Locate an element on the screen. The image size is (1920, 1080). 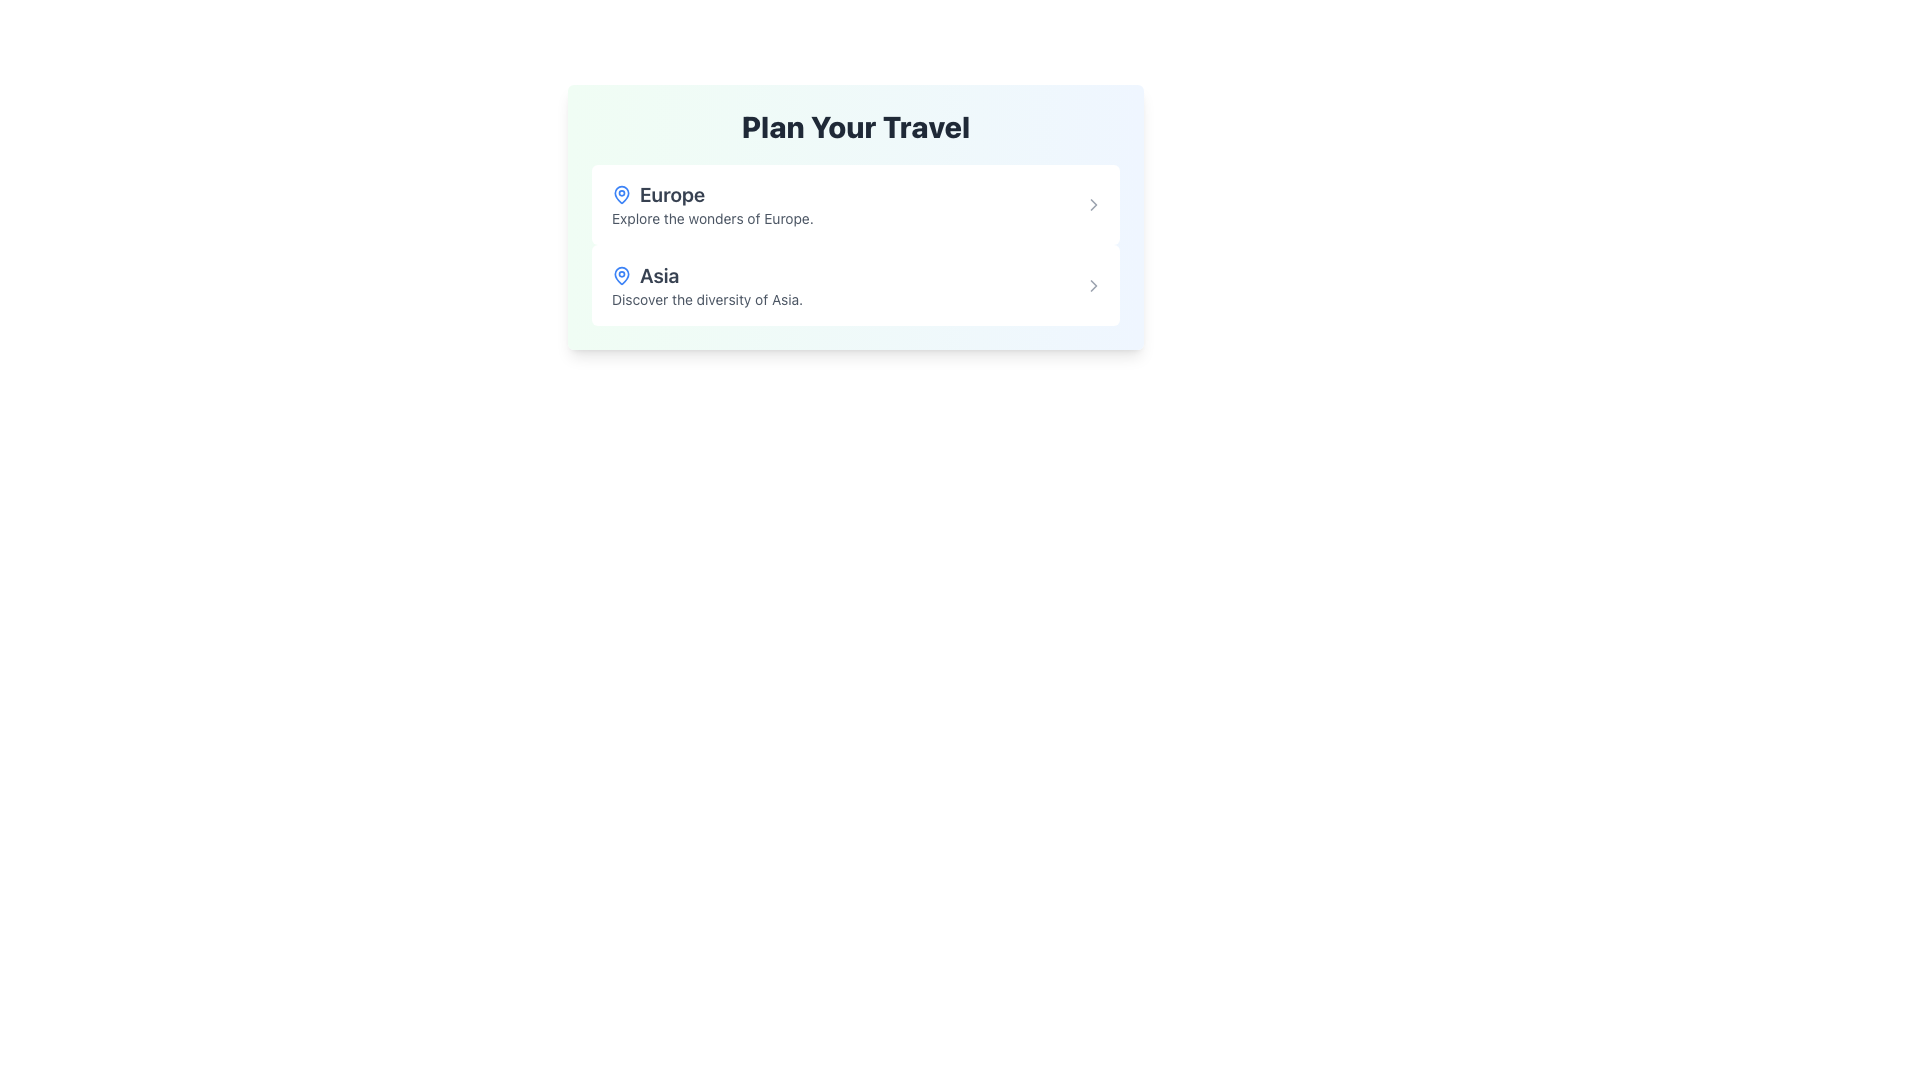
the text element displaying 'Europe', which is styled in a large, bold font with a grayish tone, and is positioned to the right of a blue map pin icon is located at coordinates (672, 195).